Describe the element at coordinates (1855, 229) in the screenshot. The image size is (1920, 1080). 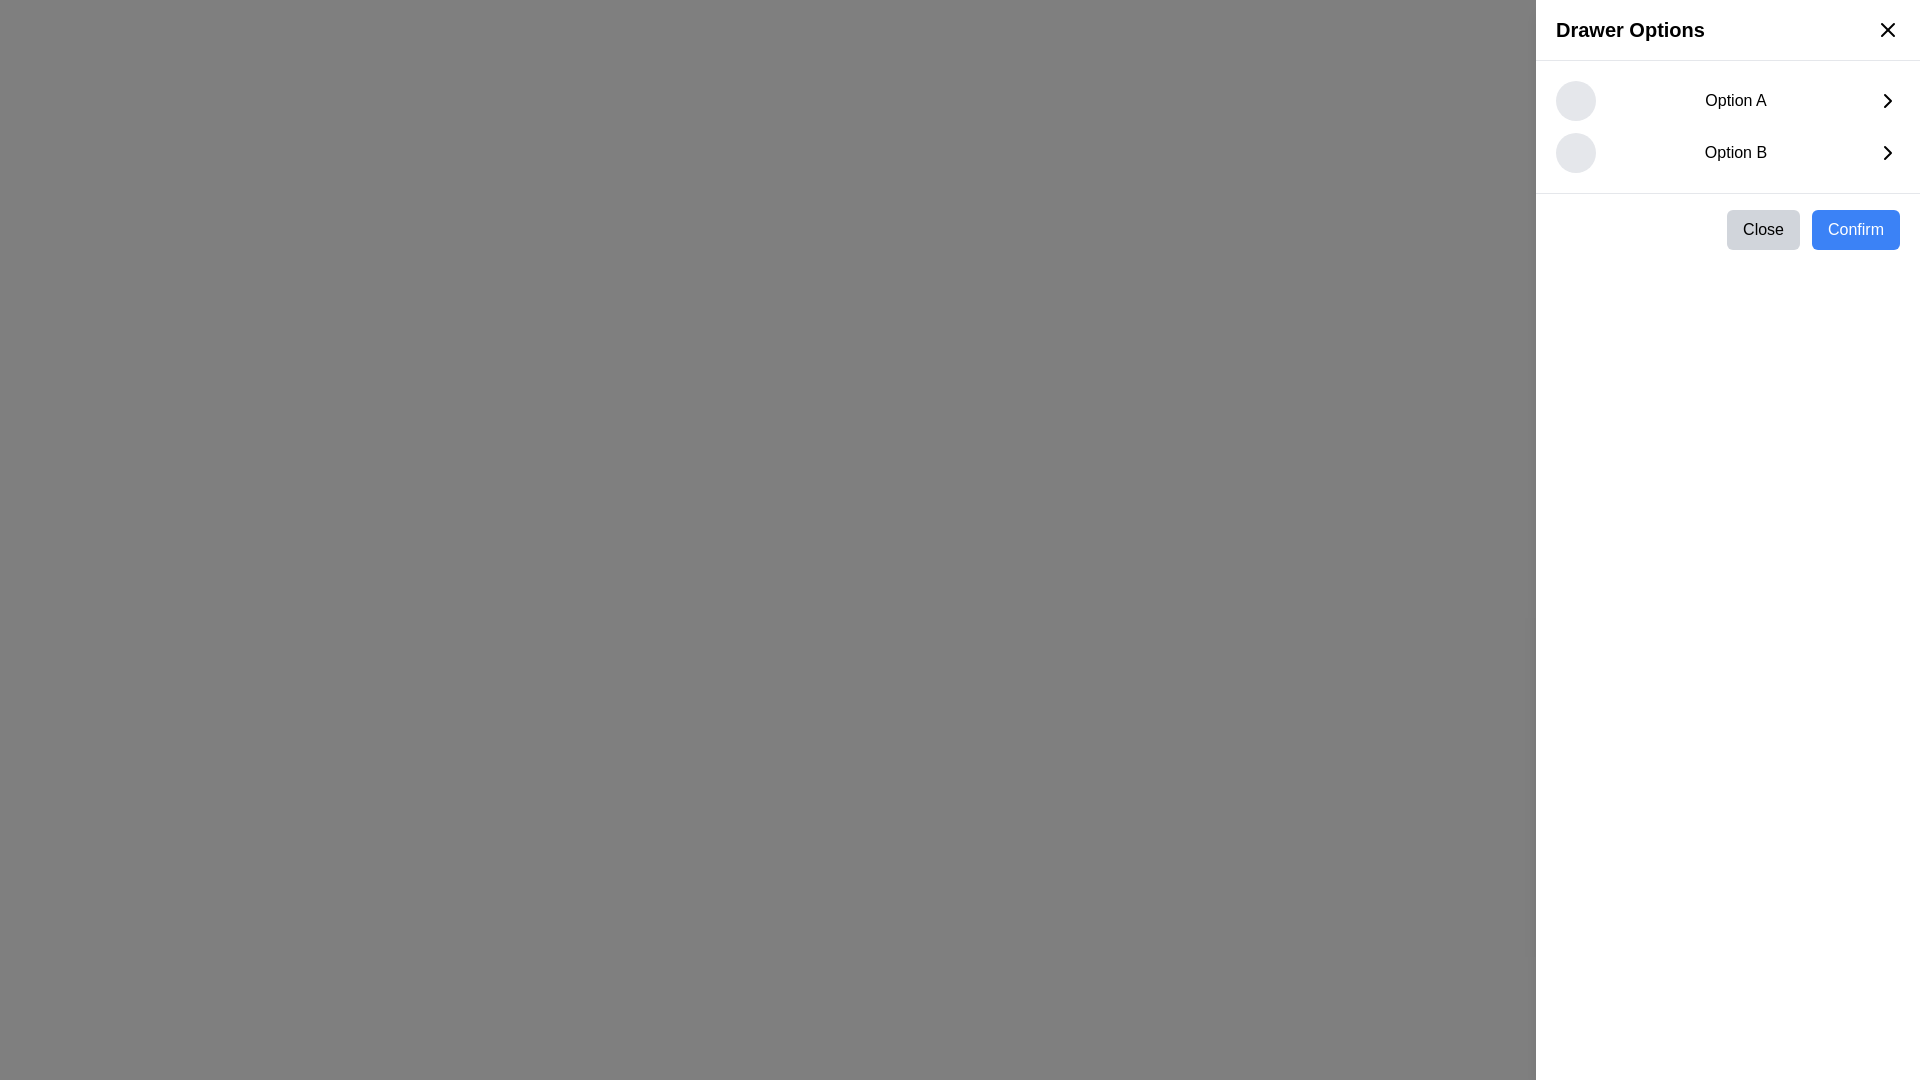
I see `the confirmation button located to the right of the 'Close' button in the bottom-right corner of the vertical drawer layout to observe the hover state change` at that location.